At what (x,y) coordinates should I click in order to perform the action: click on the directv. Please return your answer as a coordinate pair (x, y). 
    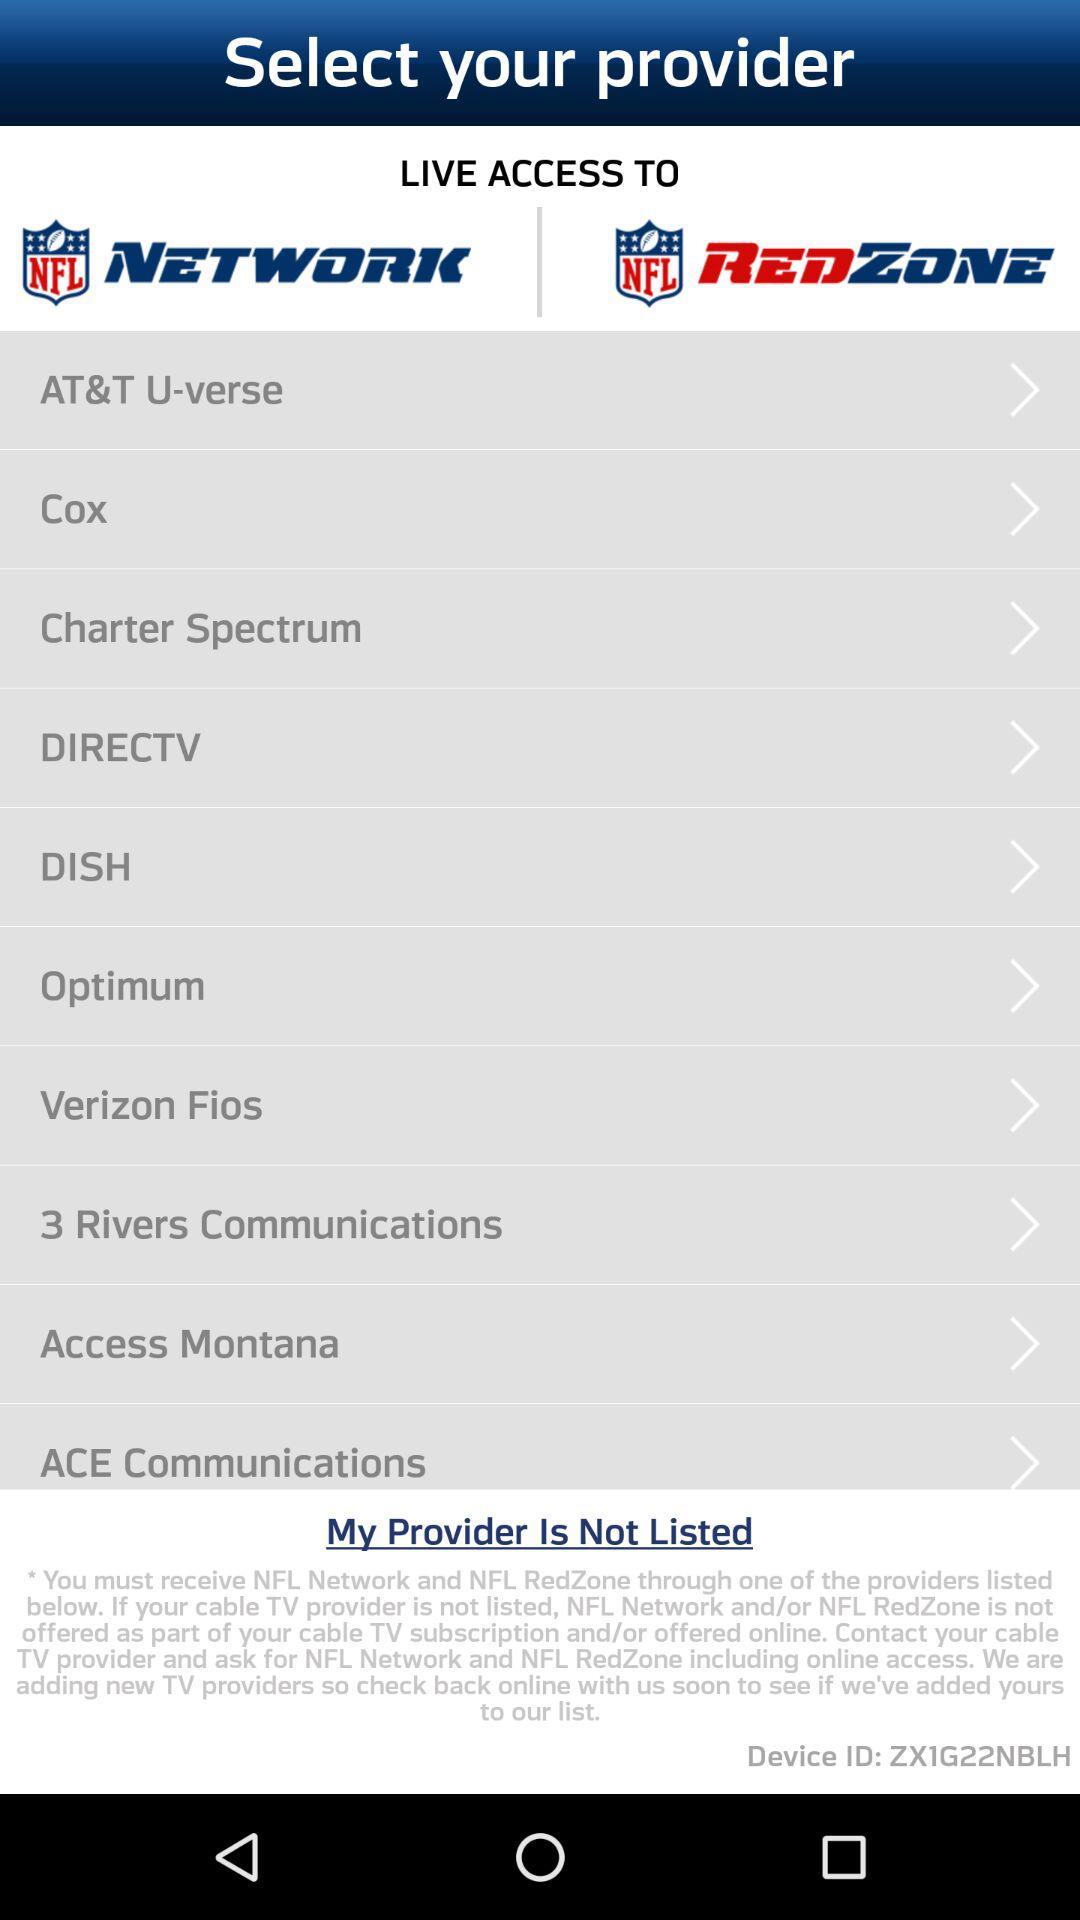
    Looking at the image, I should click on (559, 746).